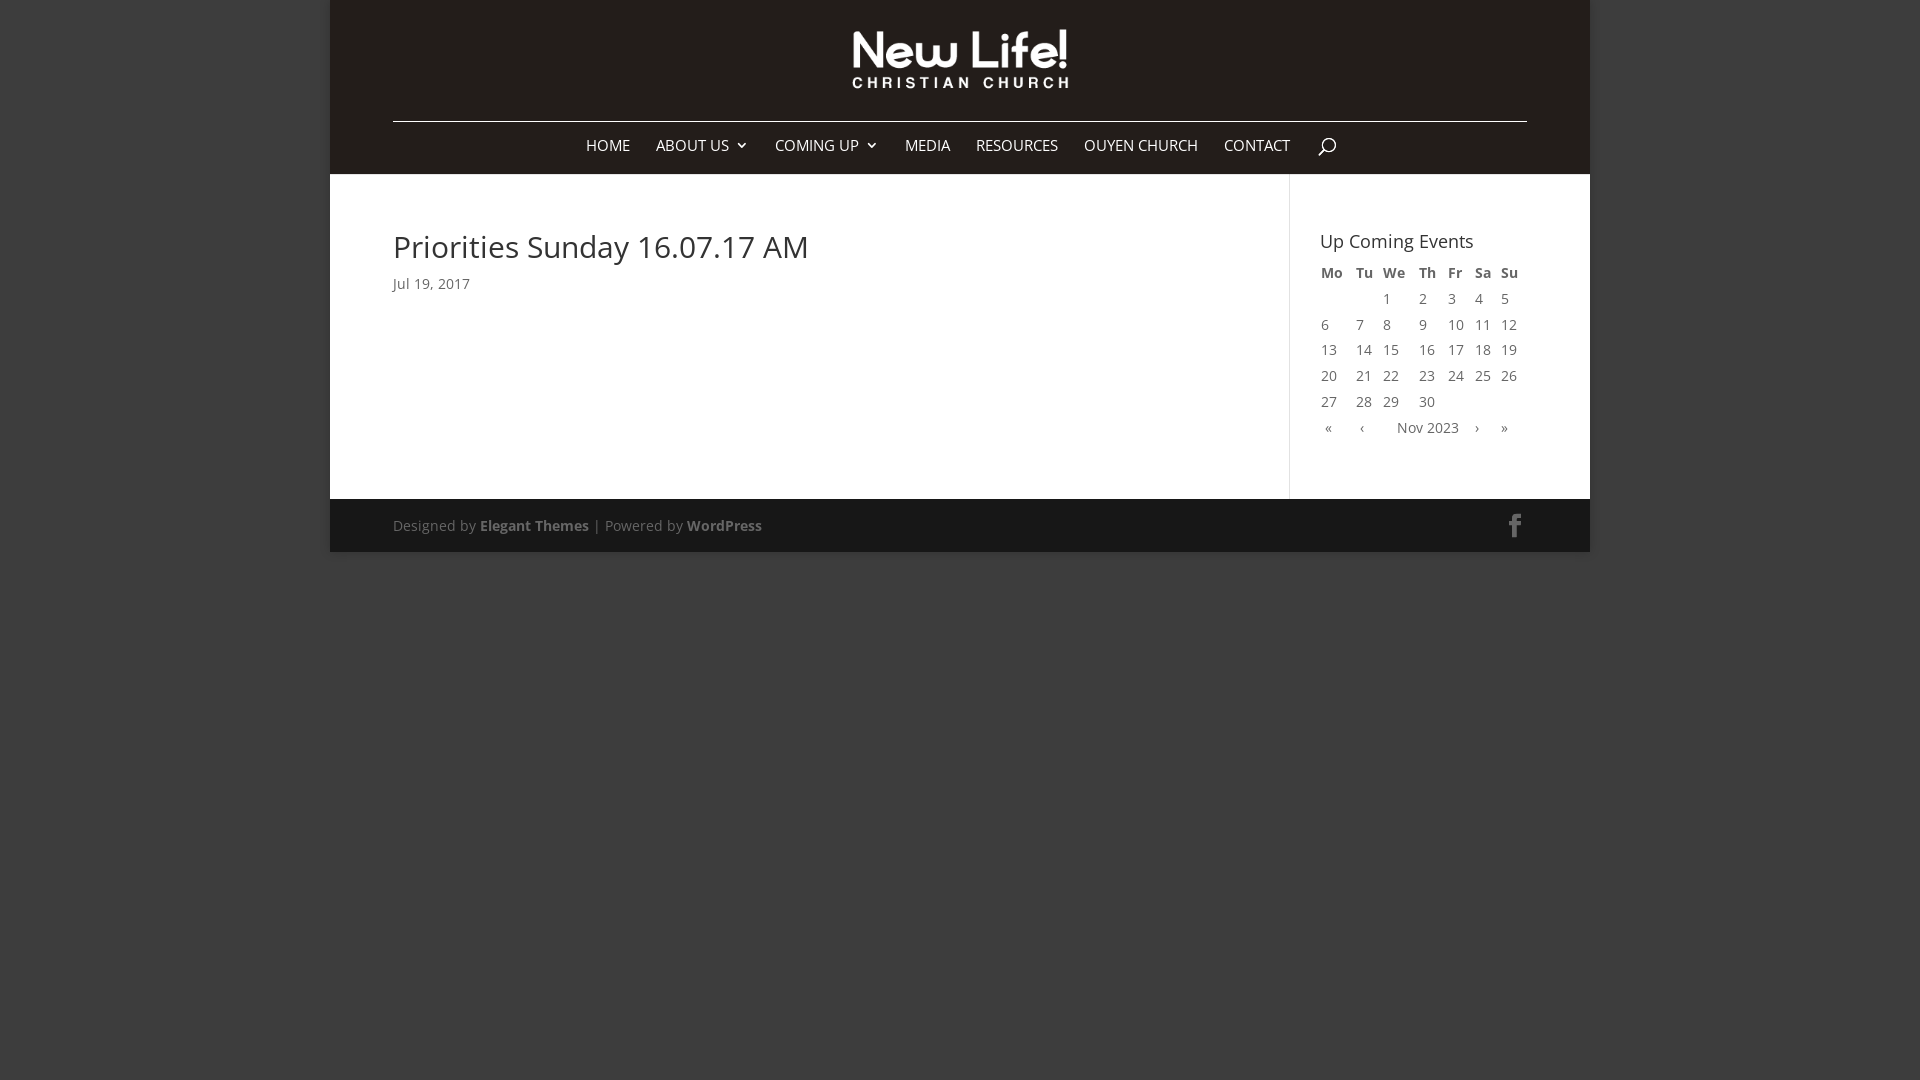 This screenshot has height=1080, width=1920. I want to click on 'Nov 2023', so click(1427, 426).